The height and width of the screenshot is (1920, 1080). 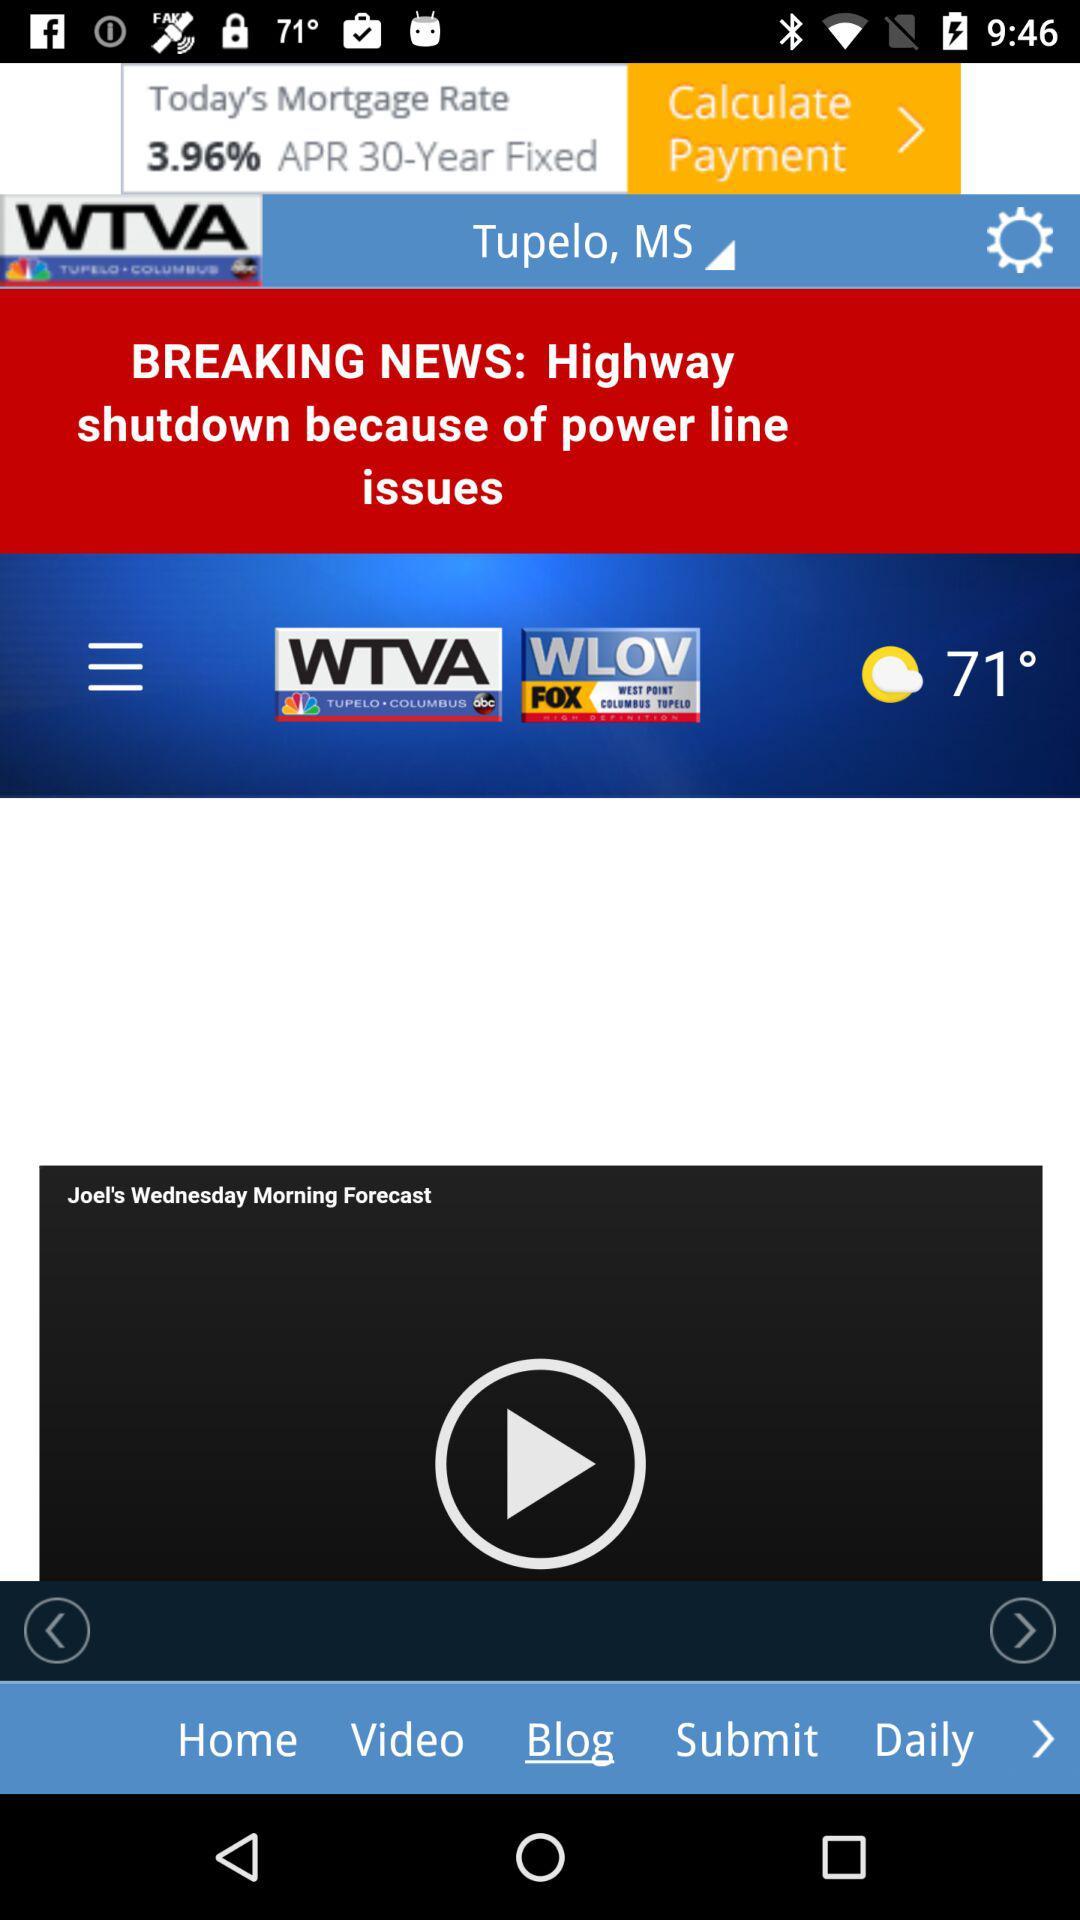 I want to click on go back, so click(x=56, y=1630).